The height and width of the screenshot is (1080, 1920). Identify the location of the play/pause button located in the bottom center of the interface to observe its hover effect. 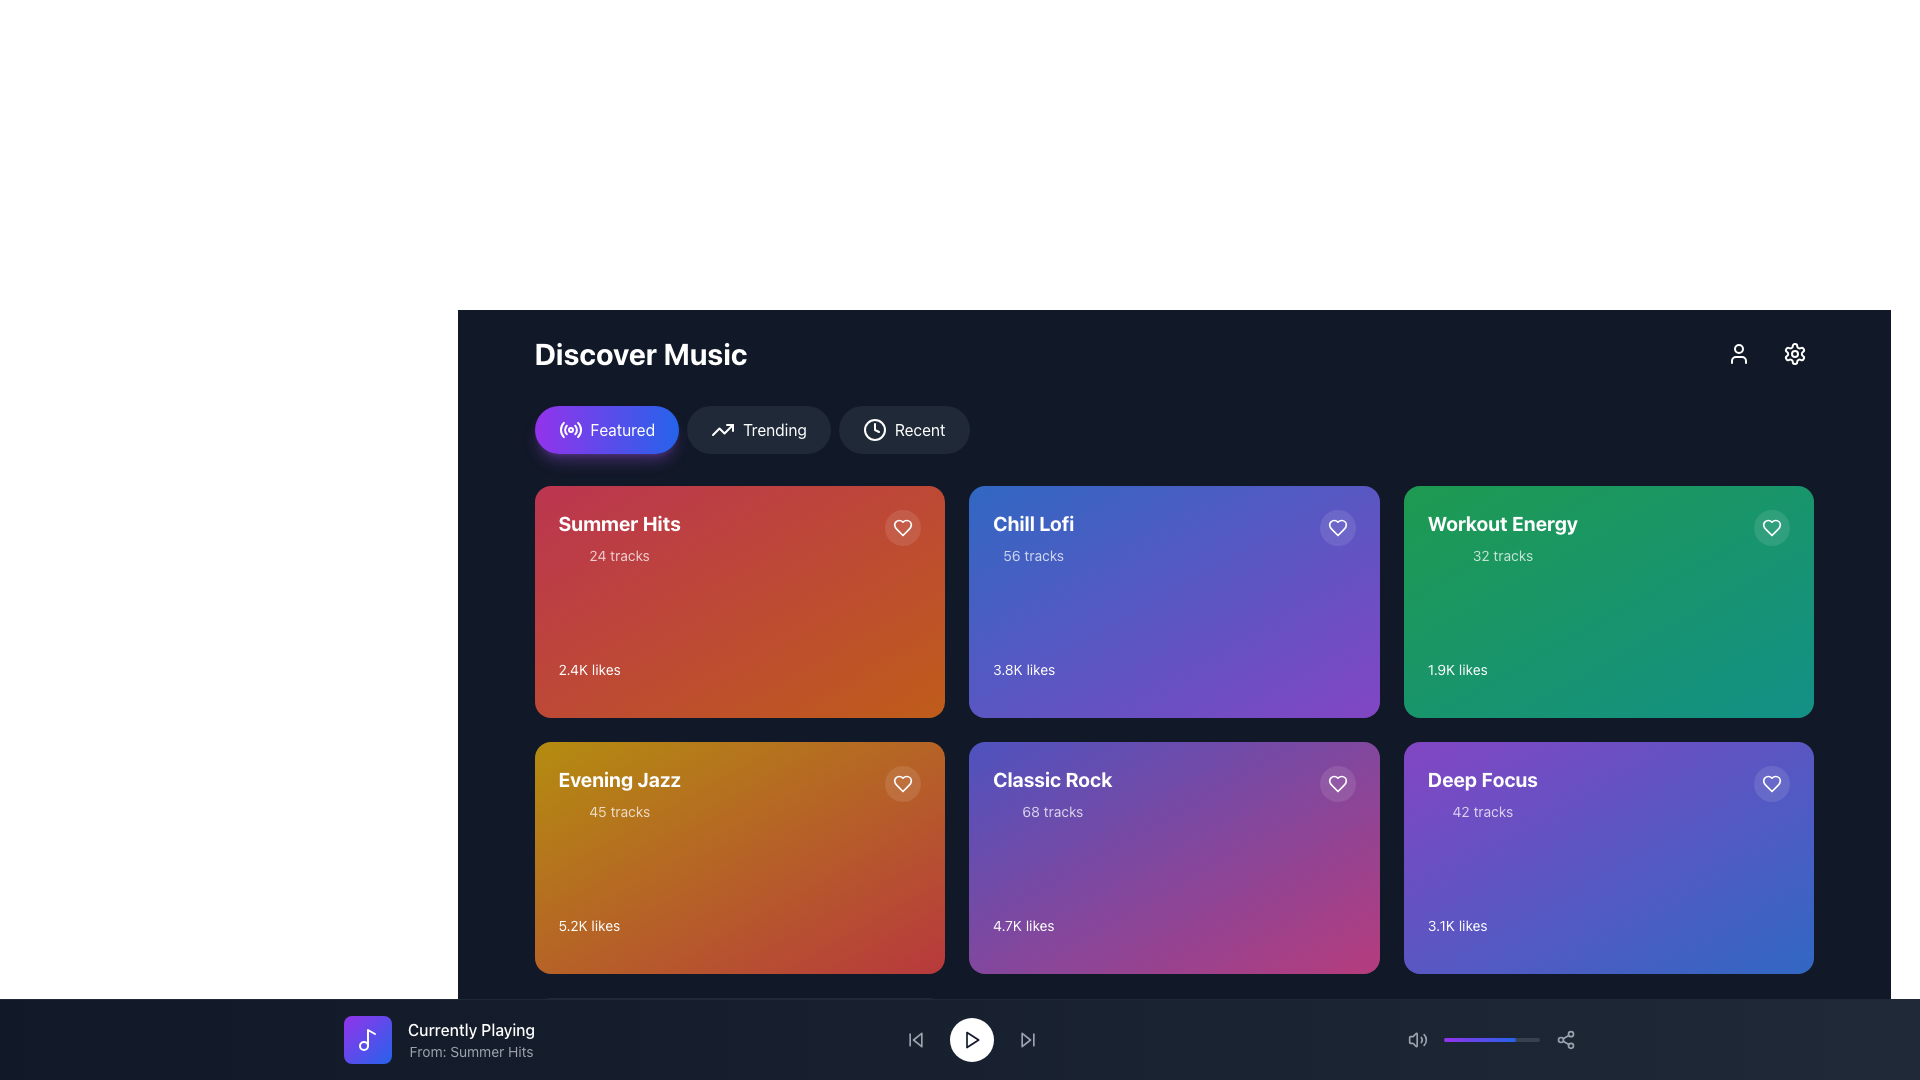
(971, 1039).